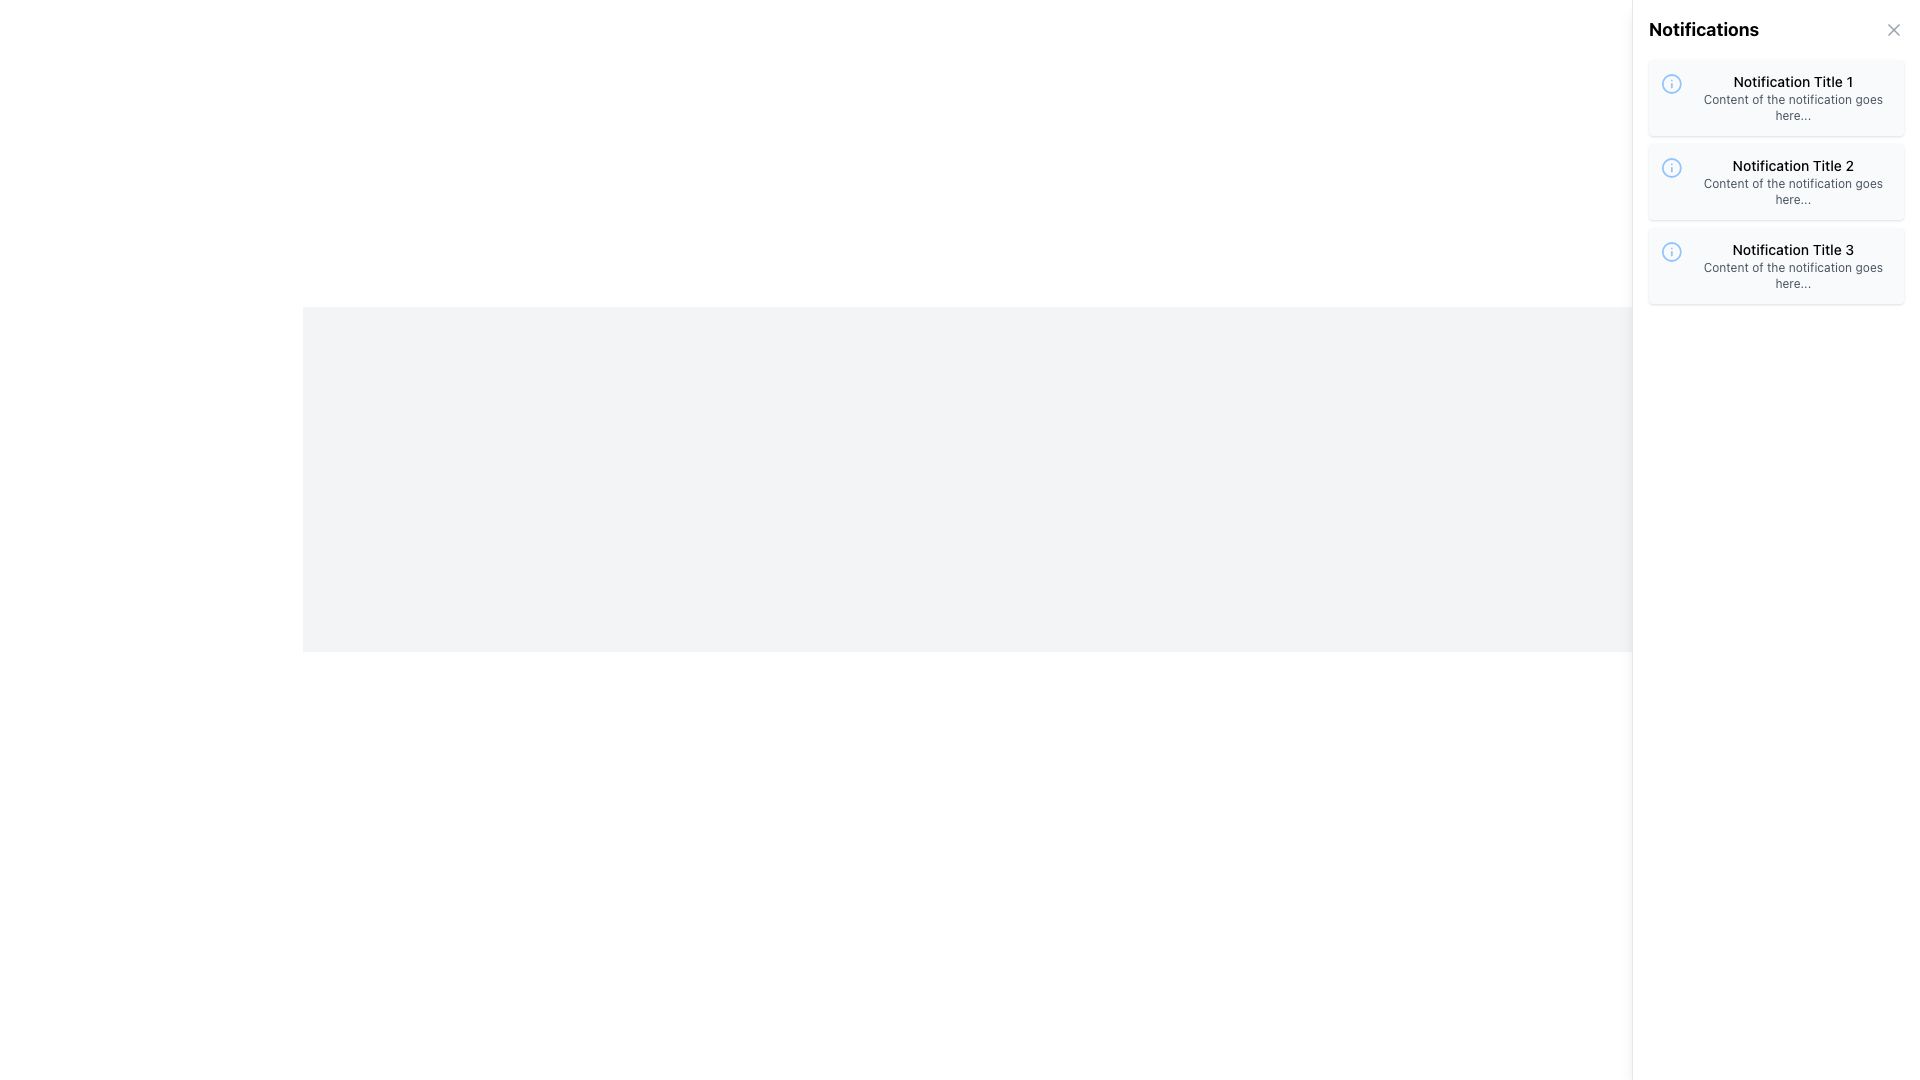 The image size is (1920, 1080). I want to click on the circular graphical icon located in the third notification card, which is positioned to the left of the title text 'Notification Title 3', so click(1671, 250).